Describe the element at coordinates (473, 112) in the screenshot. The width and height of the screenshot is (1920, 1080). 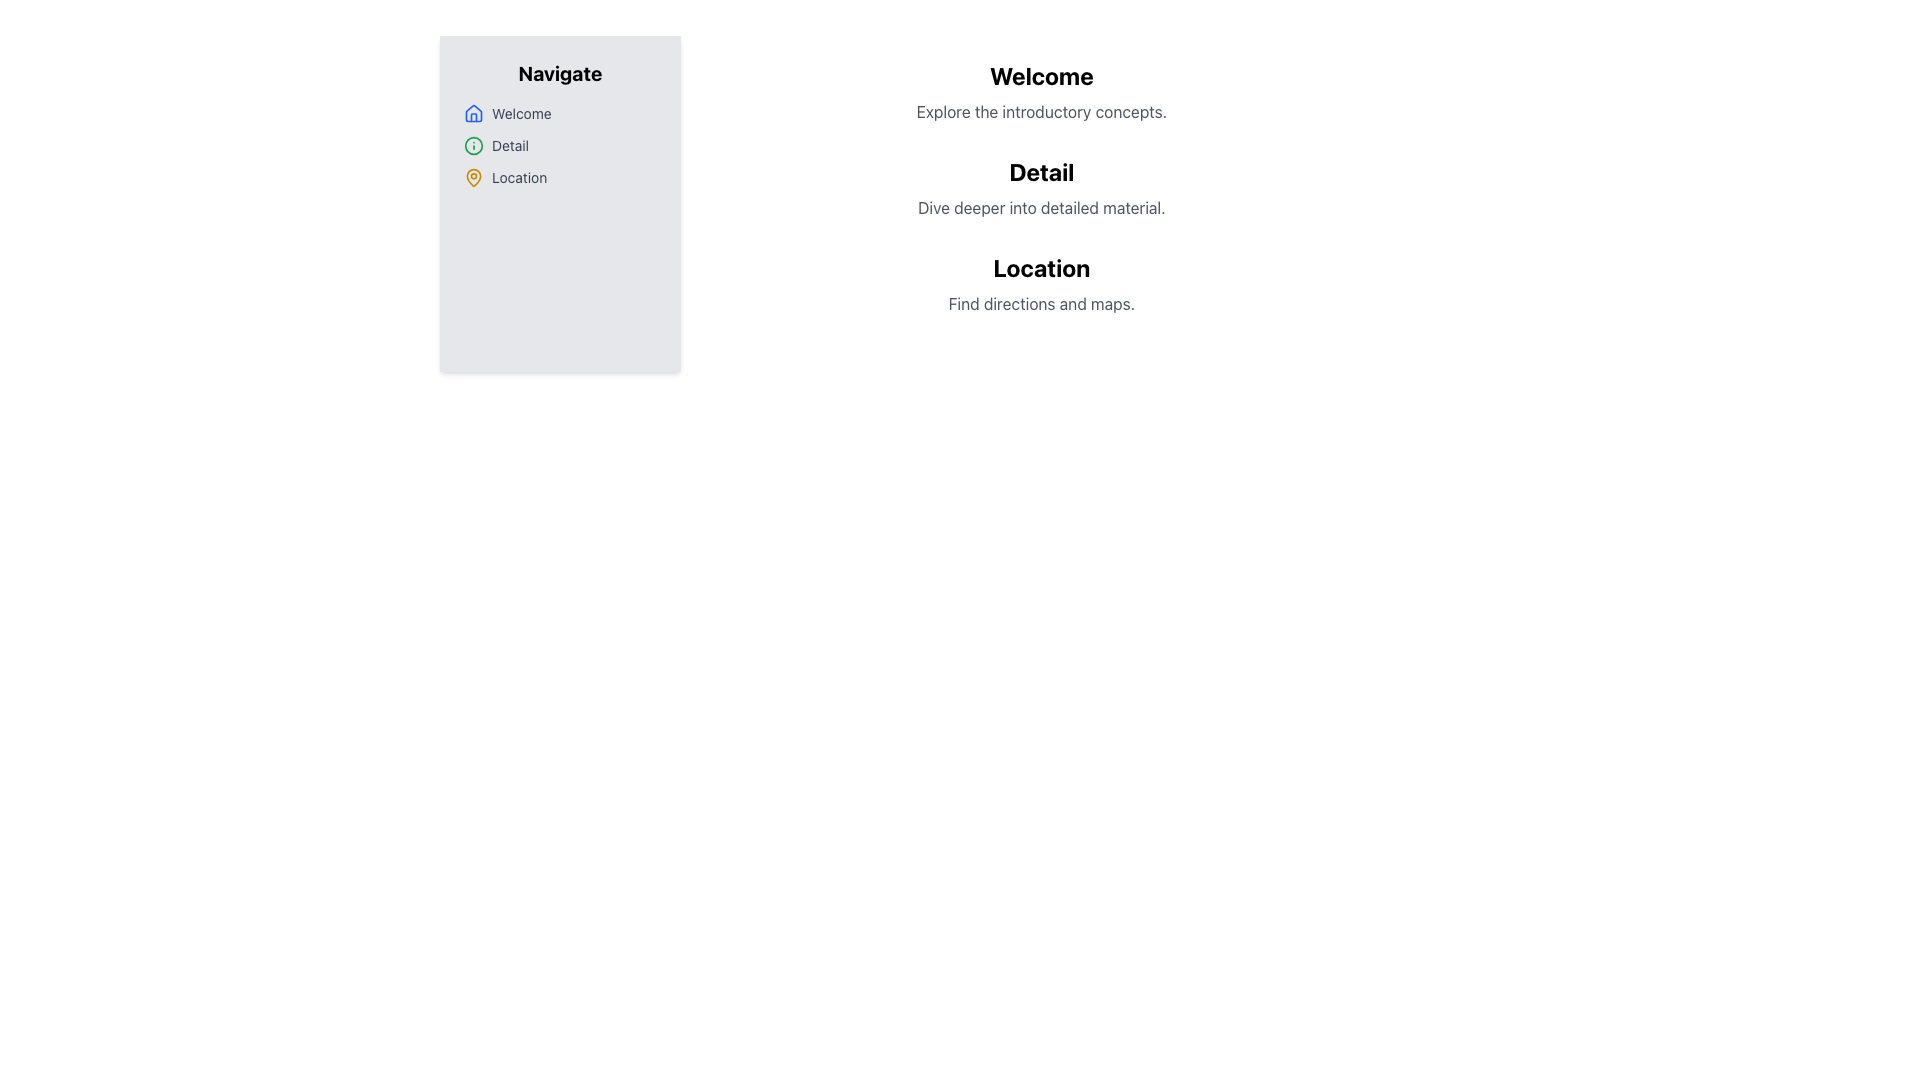
I see `the 'Welcome' icon located at the top-left corner of the vertical navigation menu` at that location.